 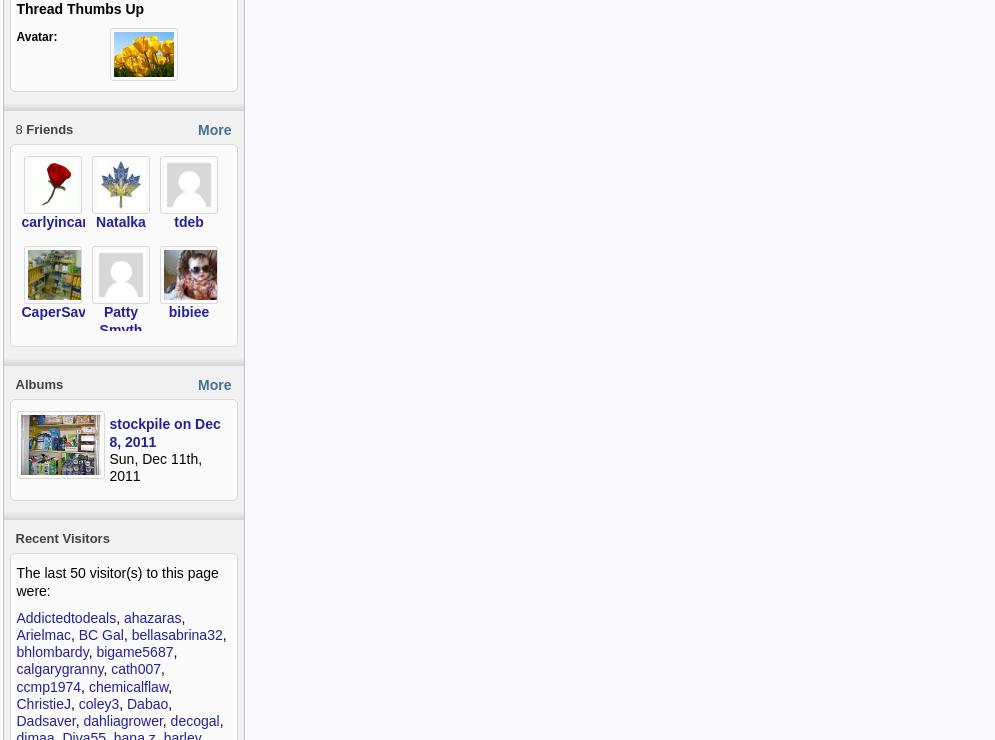 I want to click on 'dahliagrower', so click(x=82, y=720).